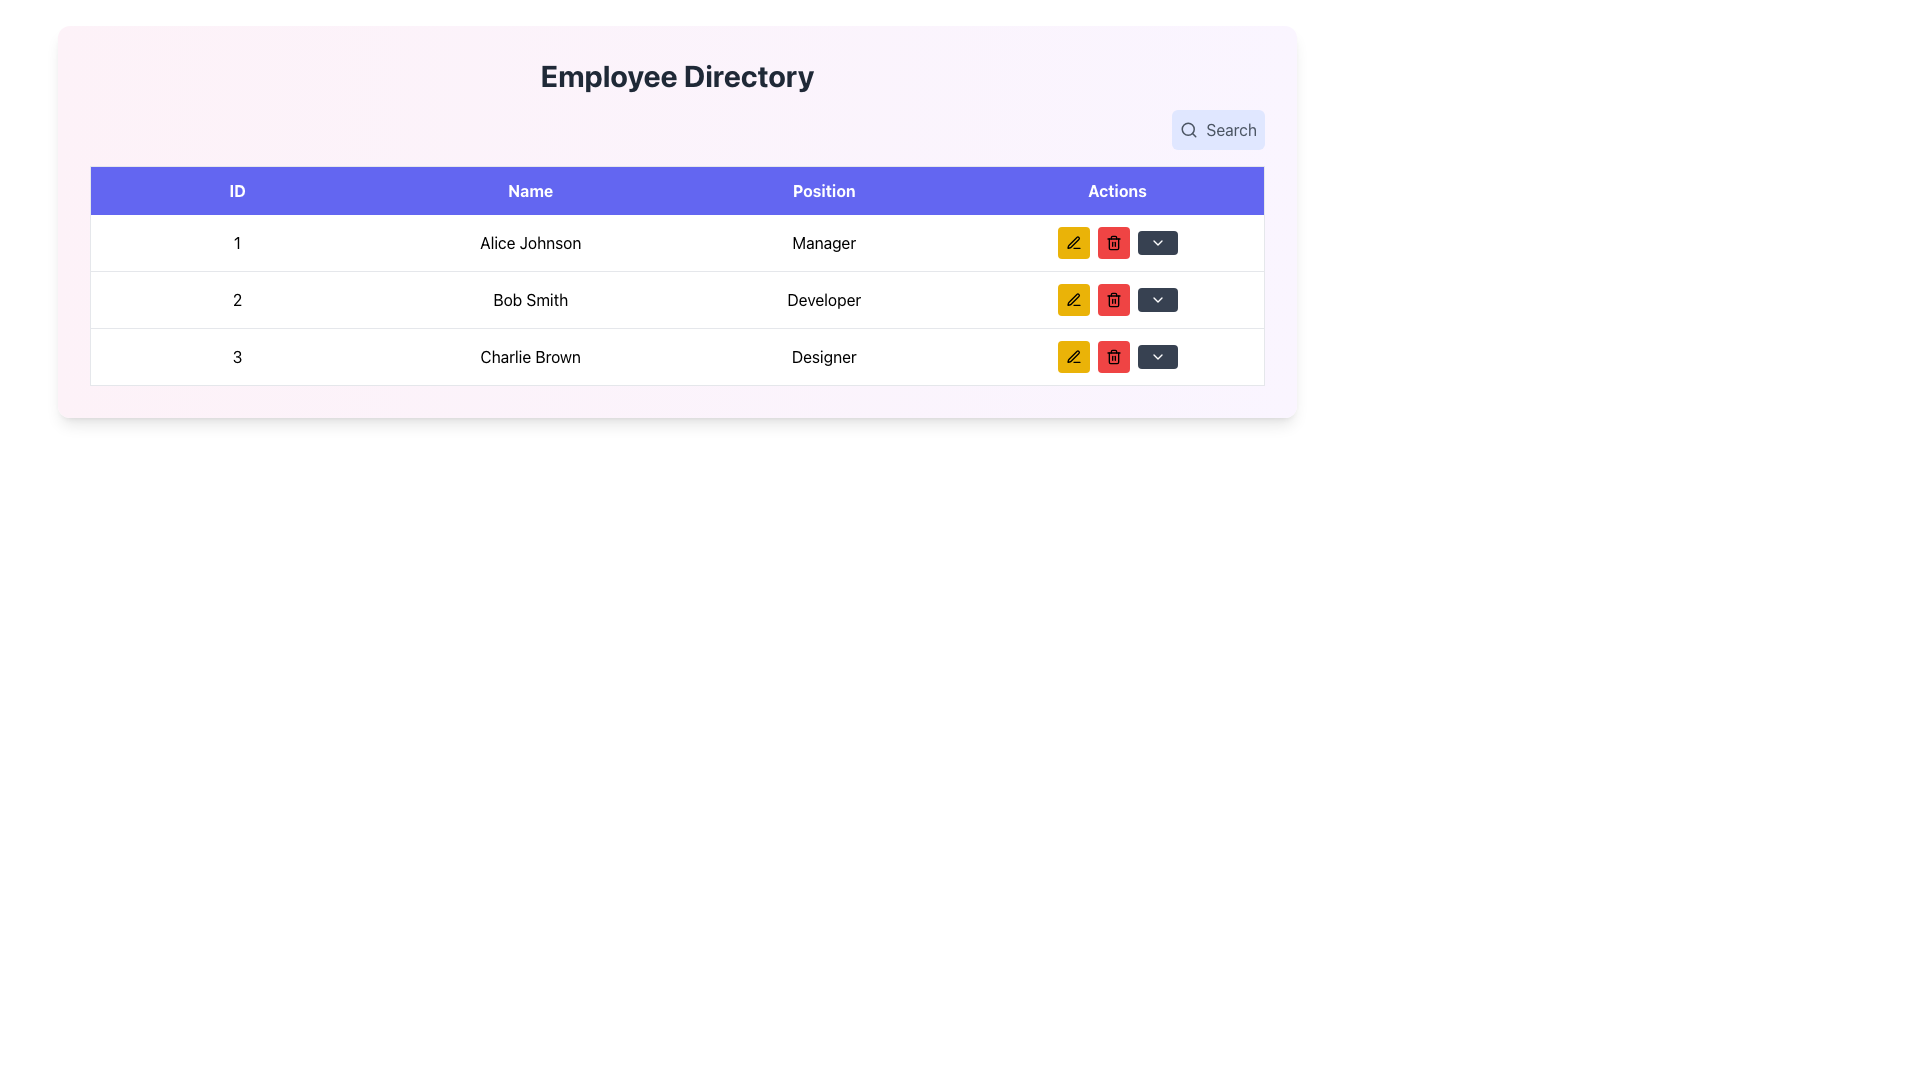  What do you see at coordinates (824, 190) in the screenshot?
I see `the 'Position' text label, which is styled with bold white text on a vibrant blue background, located within the header row of a table layout` at bounding box center [824, 190].